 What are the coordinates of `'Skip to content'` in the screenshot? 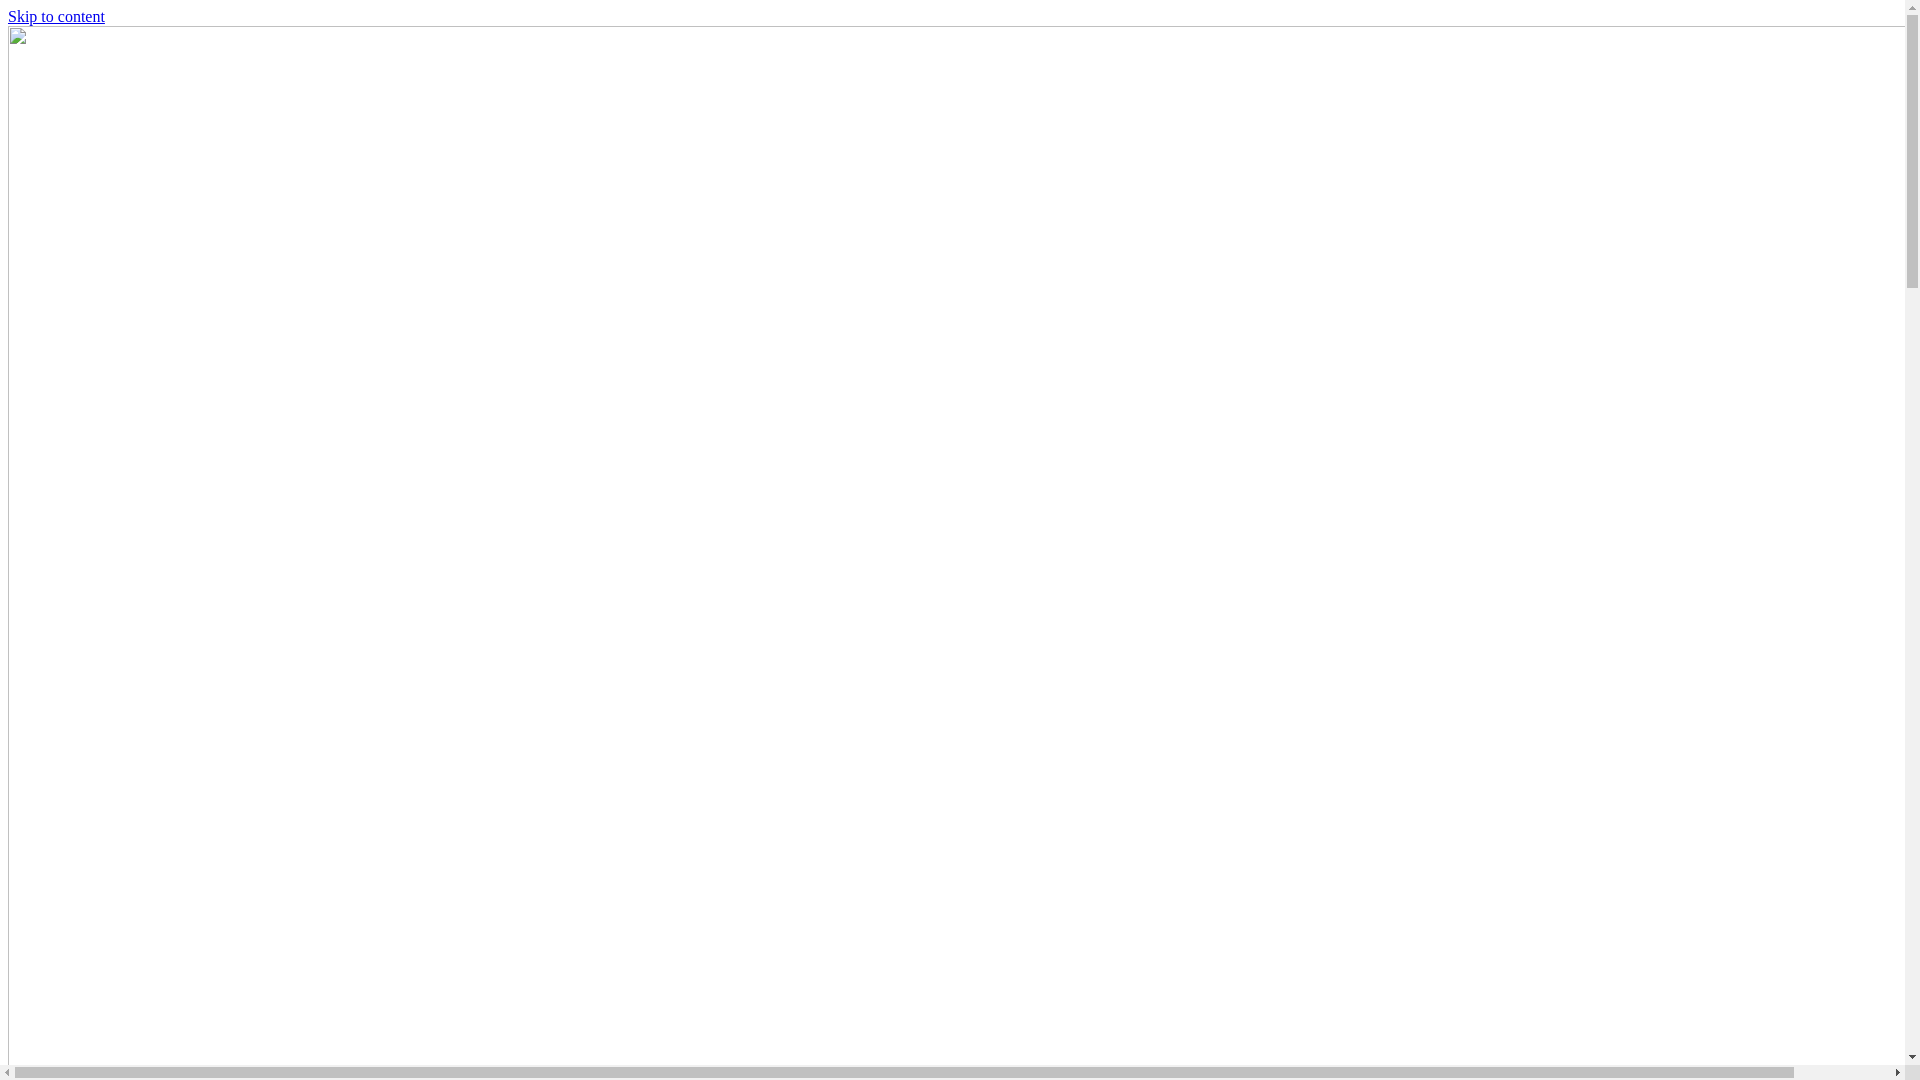 It's located at (56, 16).